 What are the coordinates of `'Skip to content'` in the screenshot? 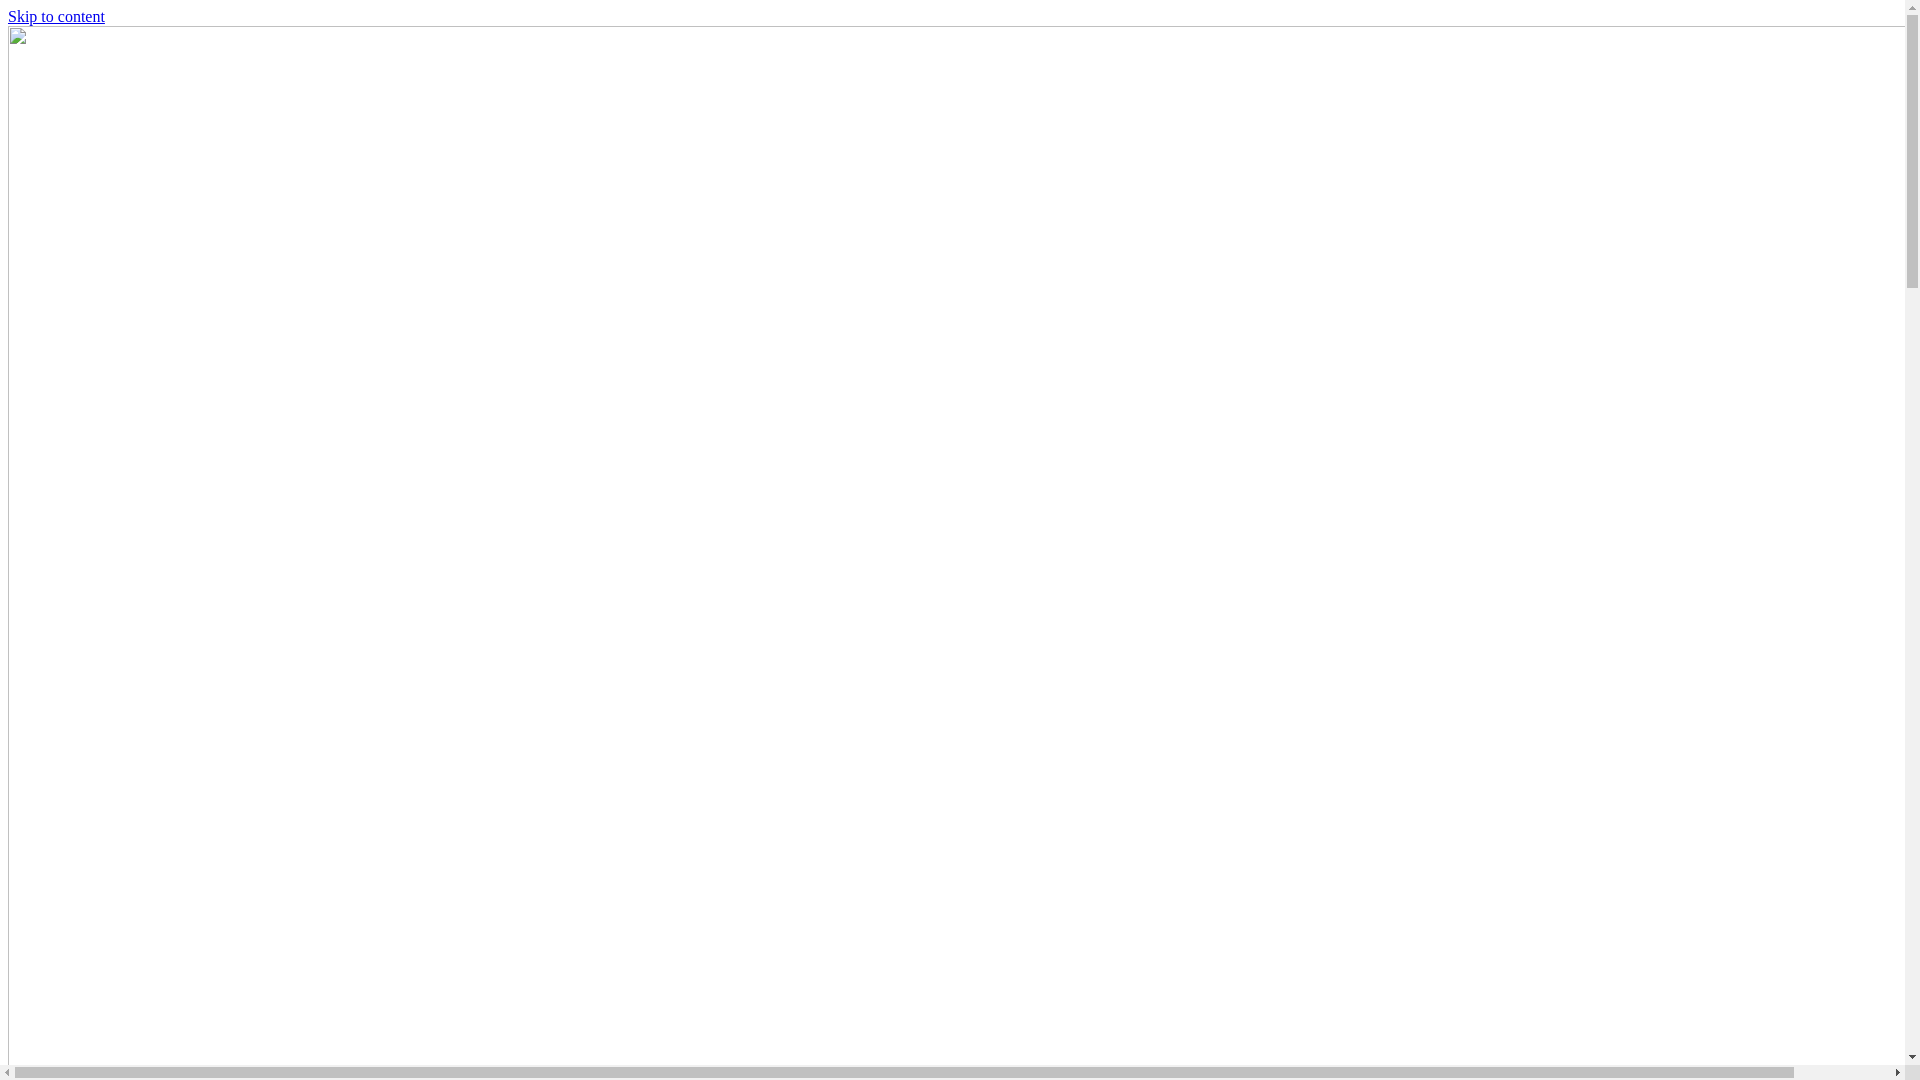 It's located at (56, 16).